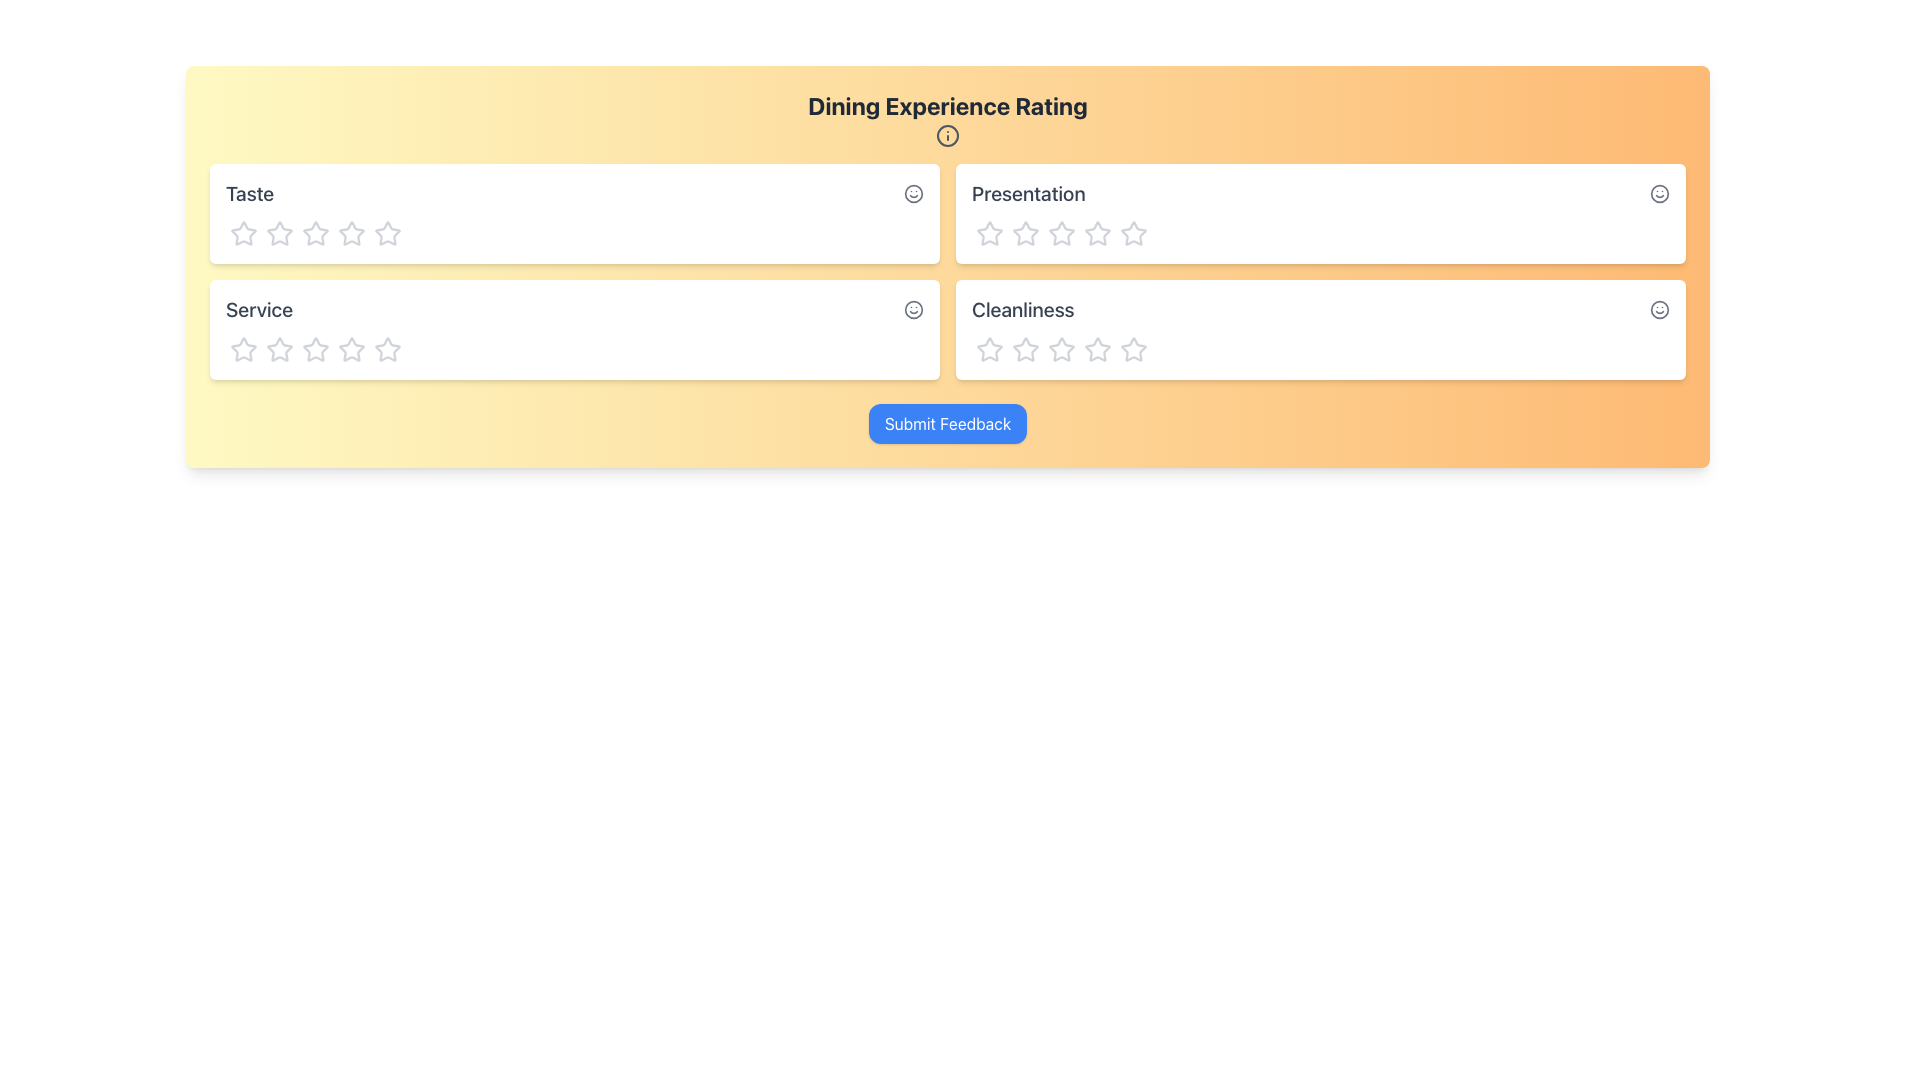  What do you see at coordinates (1320, 328) in the screenshot?
I see `the 'Cleanliness' rating input element` at bounding box center [1320, 328].